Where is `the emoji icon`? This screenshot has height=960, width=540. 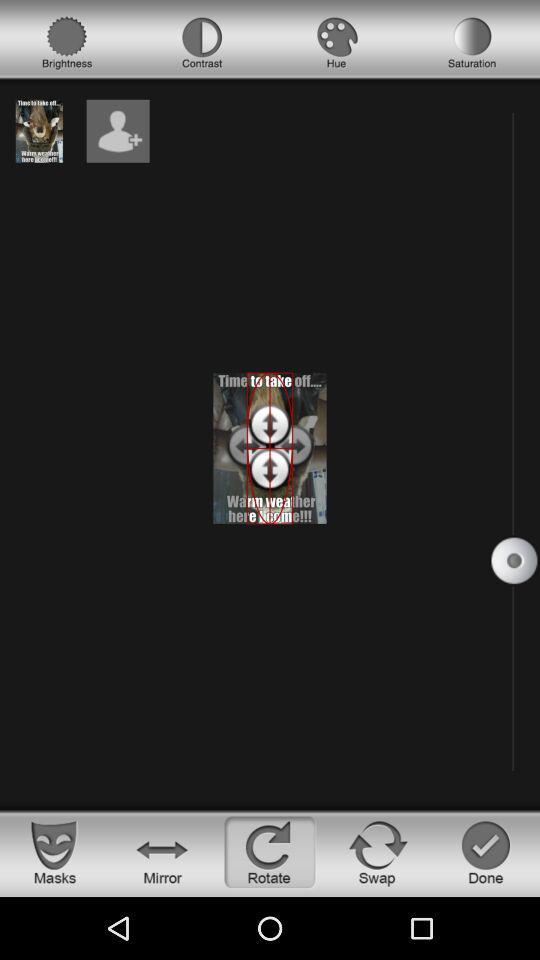
the emoji icon is located at coordinates (54, 851).